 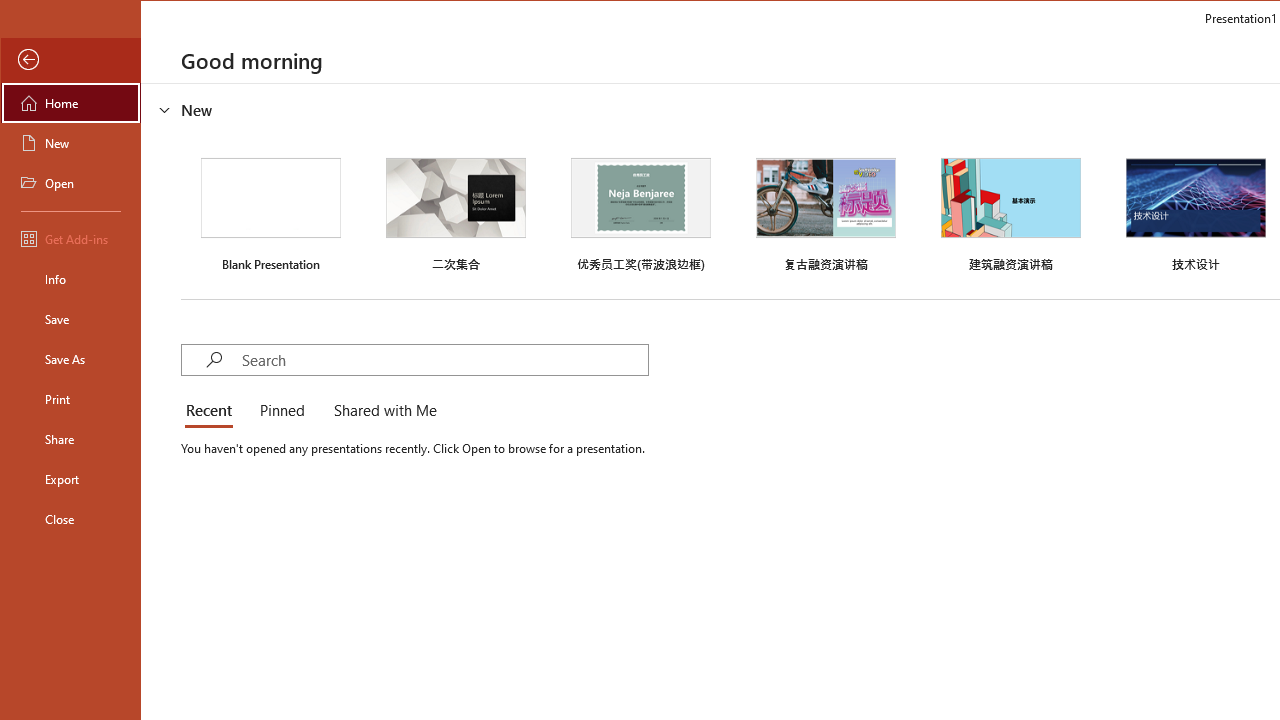 I want to click on 'Back', so click(x=71, y=59).